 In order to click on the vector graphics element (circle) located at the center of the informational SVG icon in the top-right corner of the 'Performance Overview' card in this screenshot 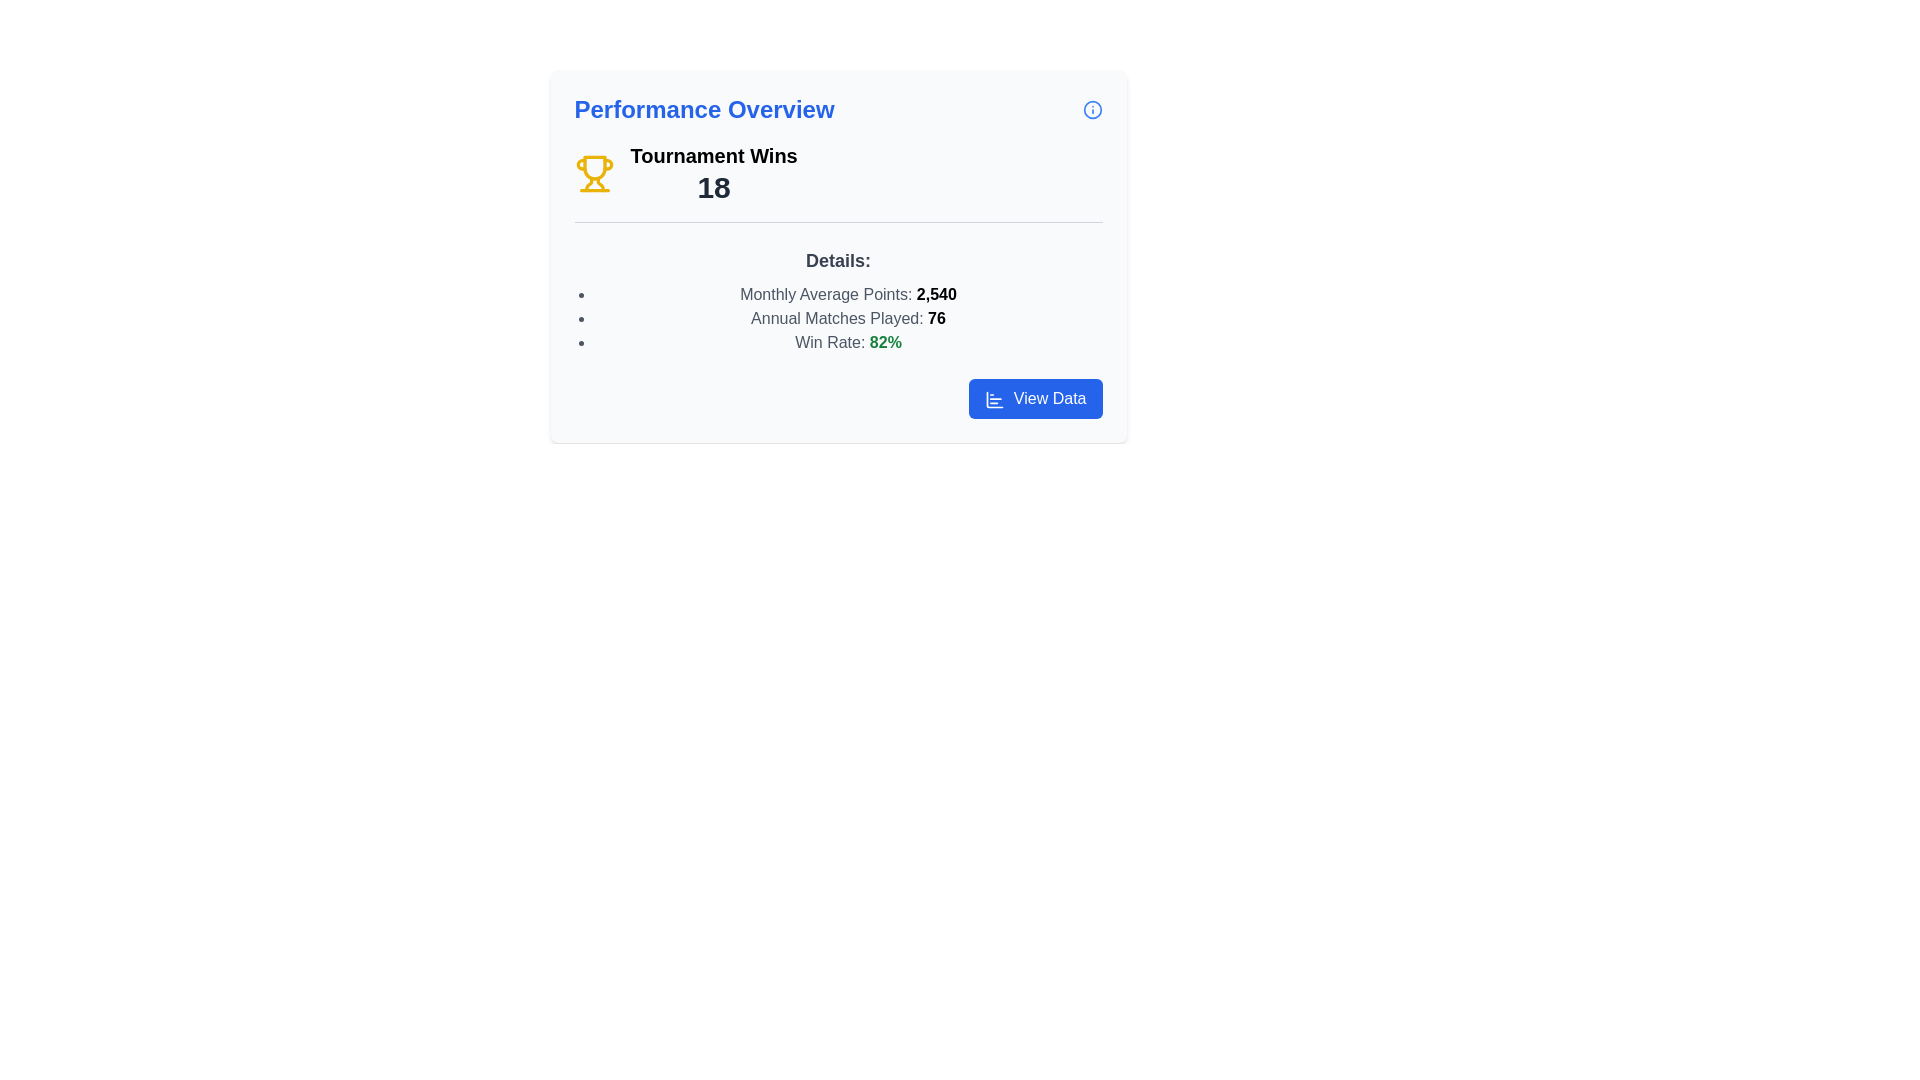, I will do `click(1091, 110)`.